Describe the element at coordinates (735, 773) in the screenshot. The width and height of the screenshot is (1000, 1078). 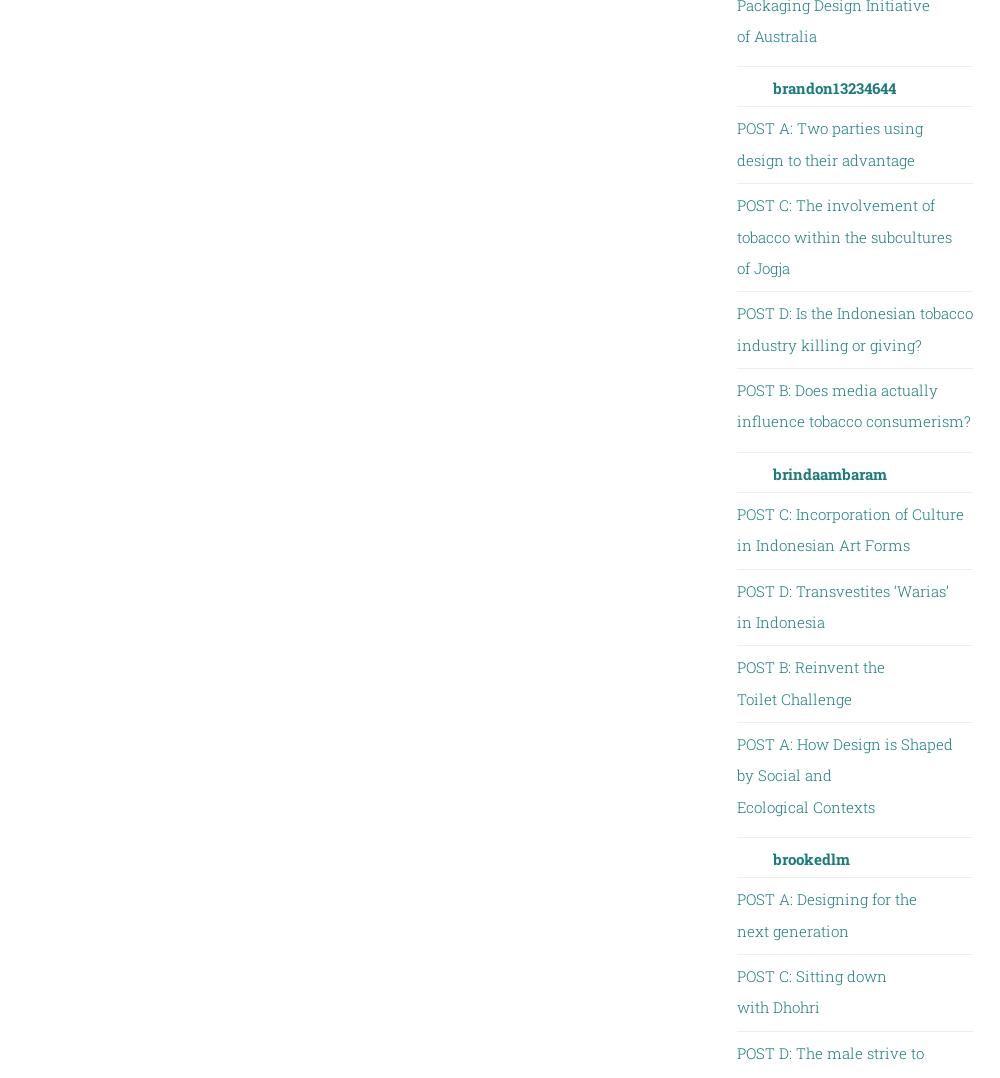
I see `'POST A: How Design is Shaped by Social and Ecological Contexts'` at that location.